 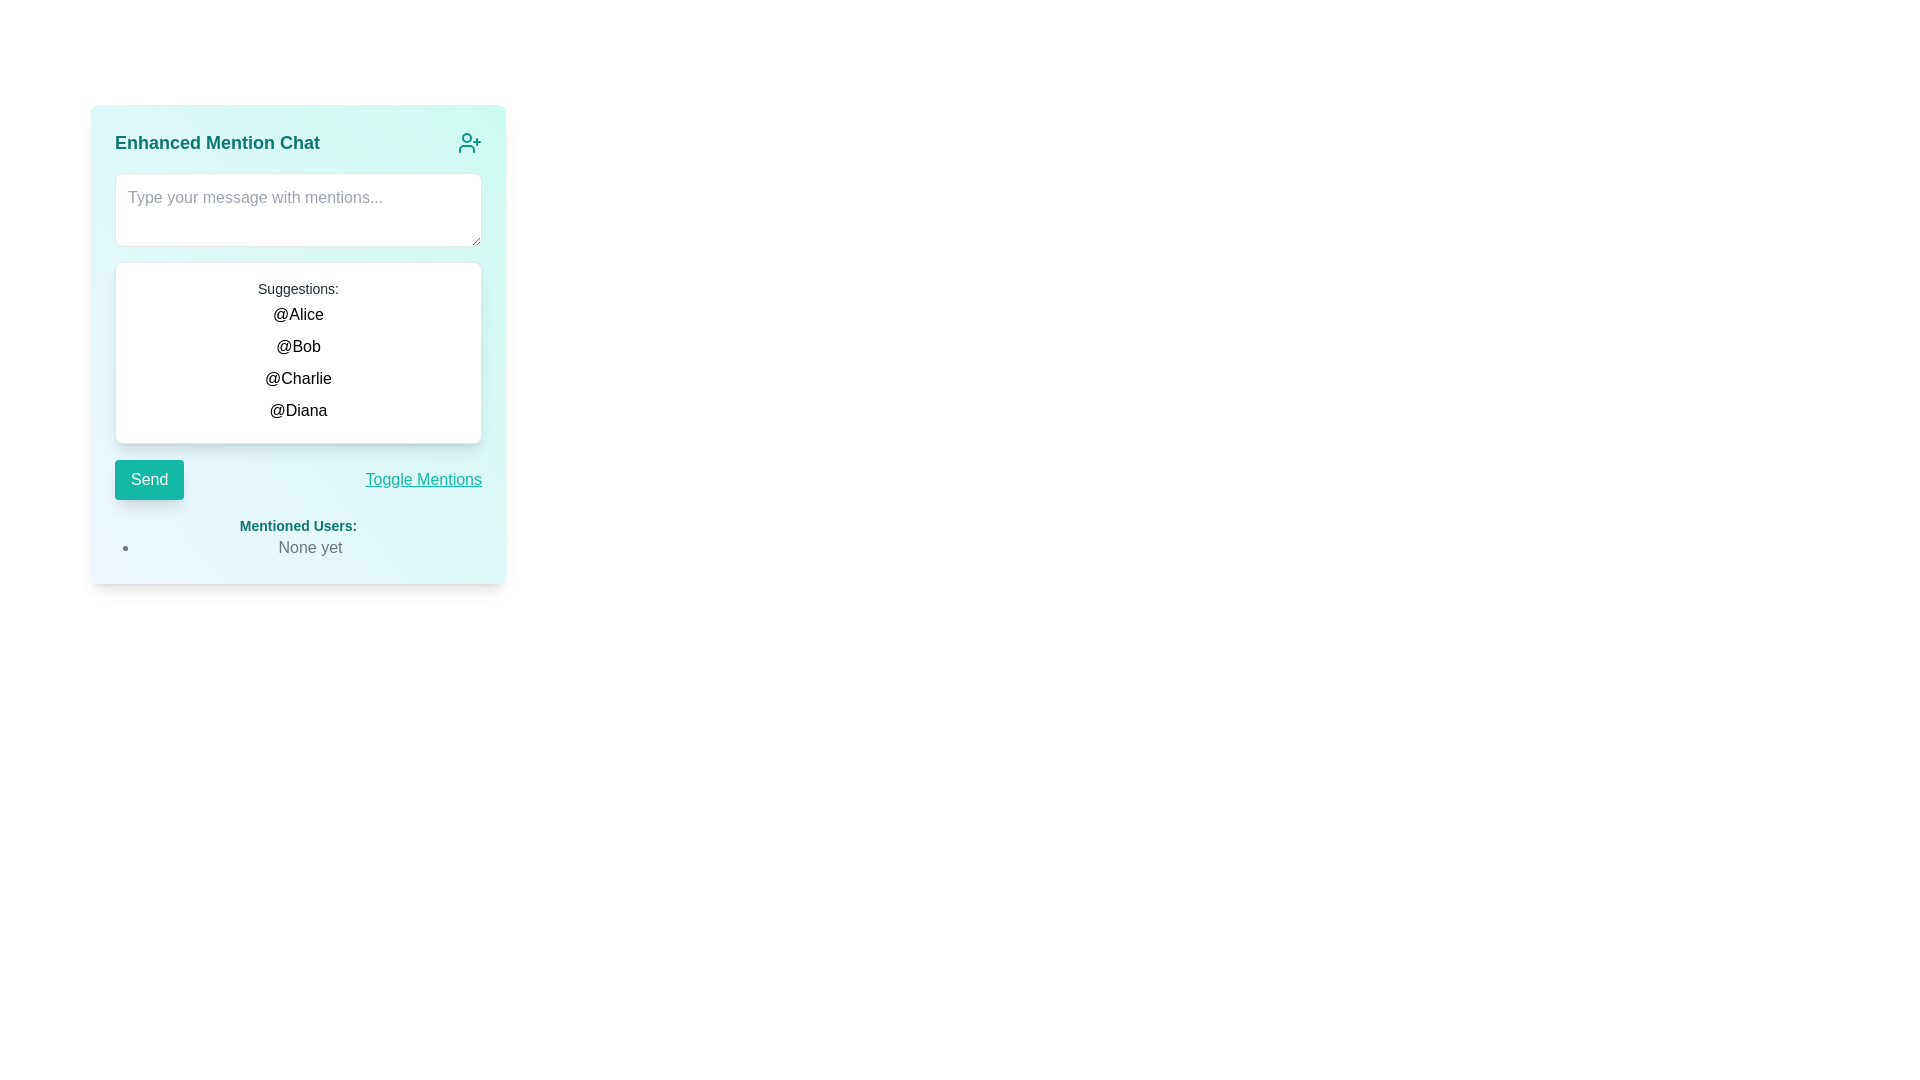 What do you see at coordinates (297, 209) in the screenshot?
I see `the text input field located directly below the title 'Enhanced Mention Chat', which allows users to type messages and supports mentions` at bounding box center [297, 209].